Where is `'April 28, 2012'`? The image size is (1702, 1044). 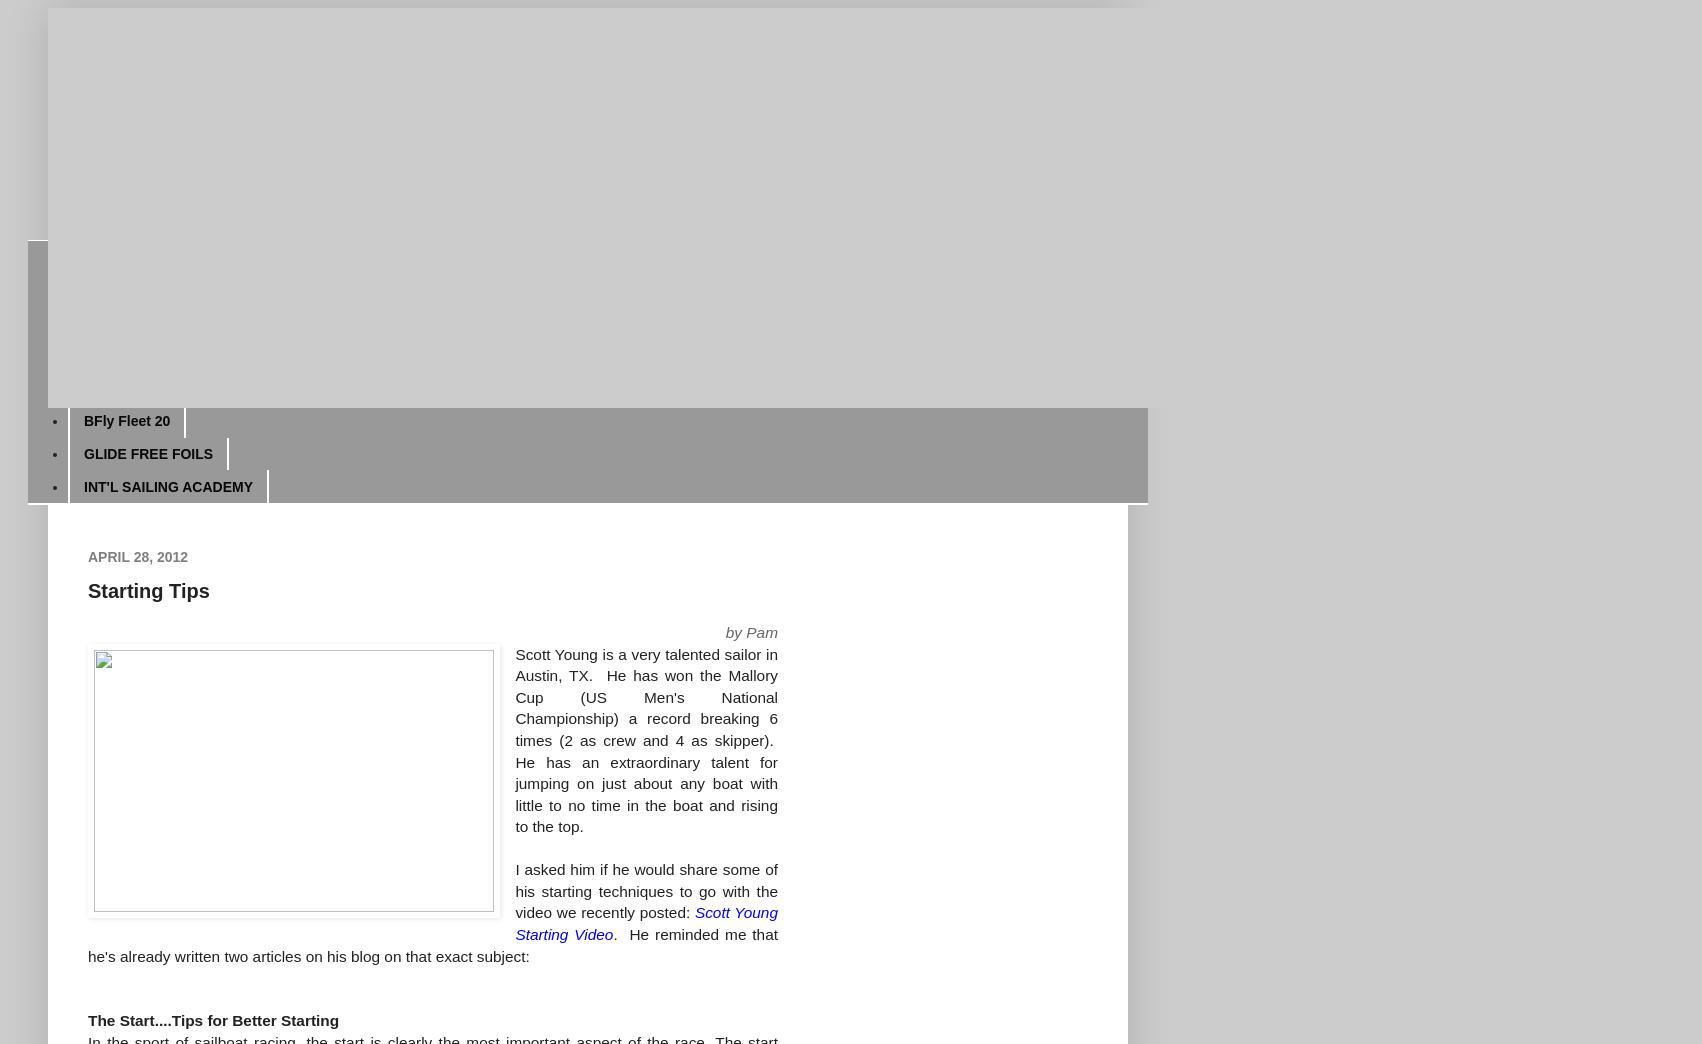 'April 28, 2012' is located at coordinates (138, 555).